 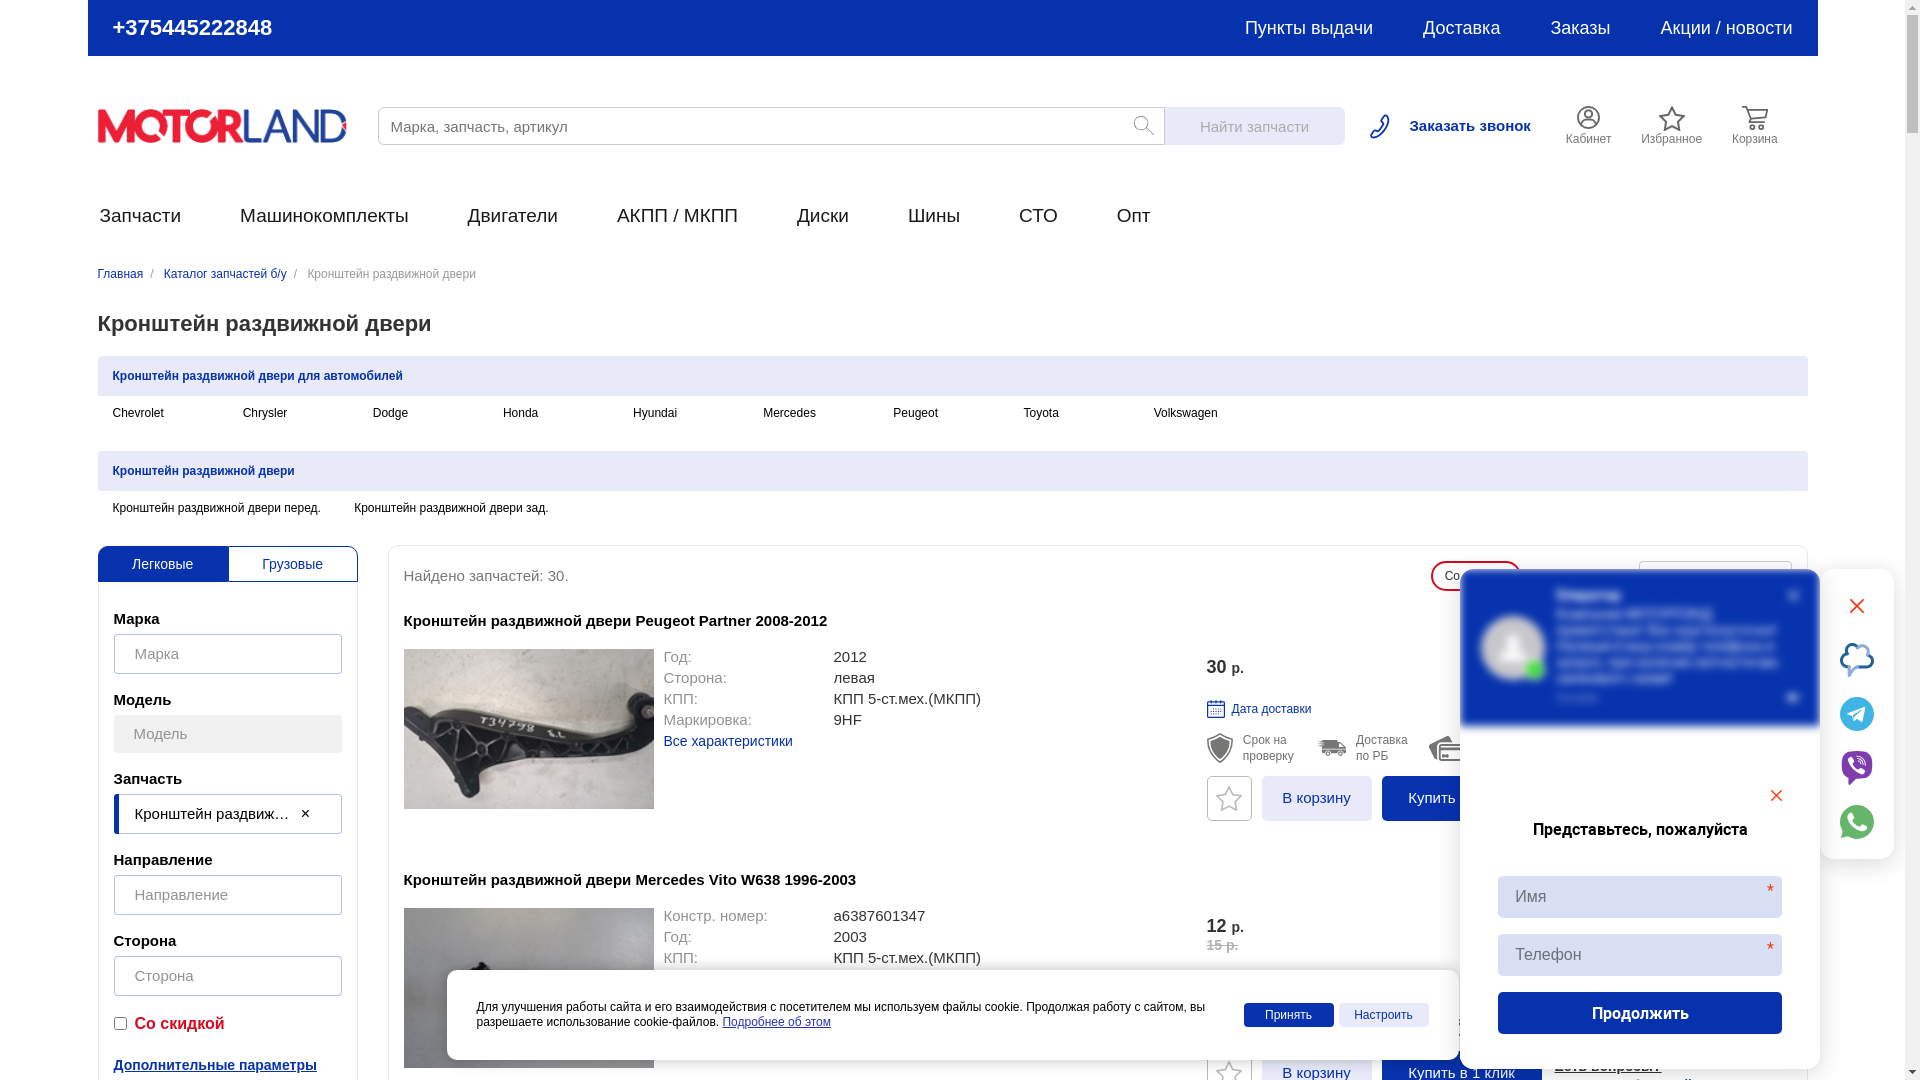 What do you see at coordinates (654, 411) in the screenshot?
I see `'Hyundai'` at bounding box center [654, 411].